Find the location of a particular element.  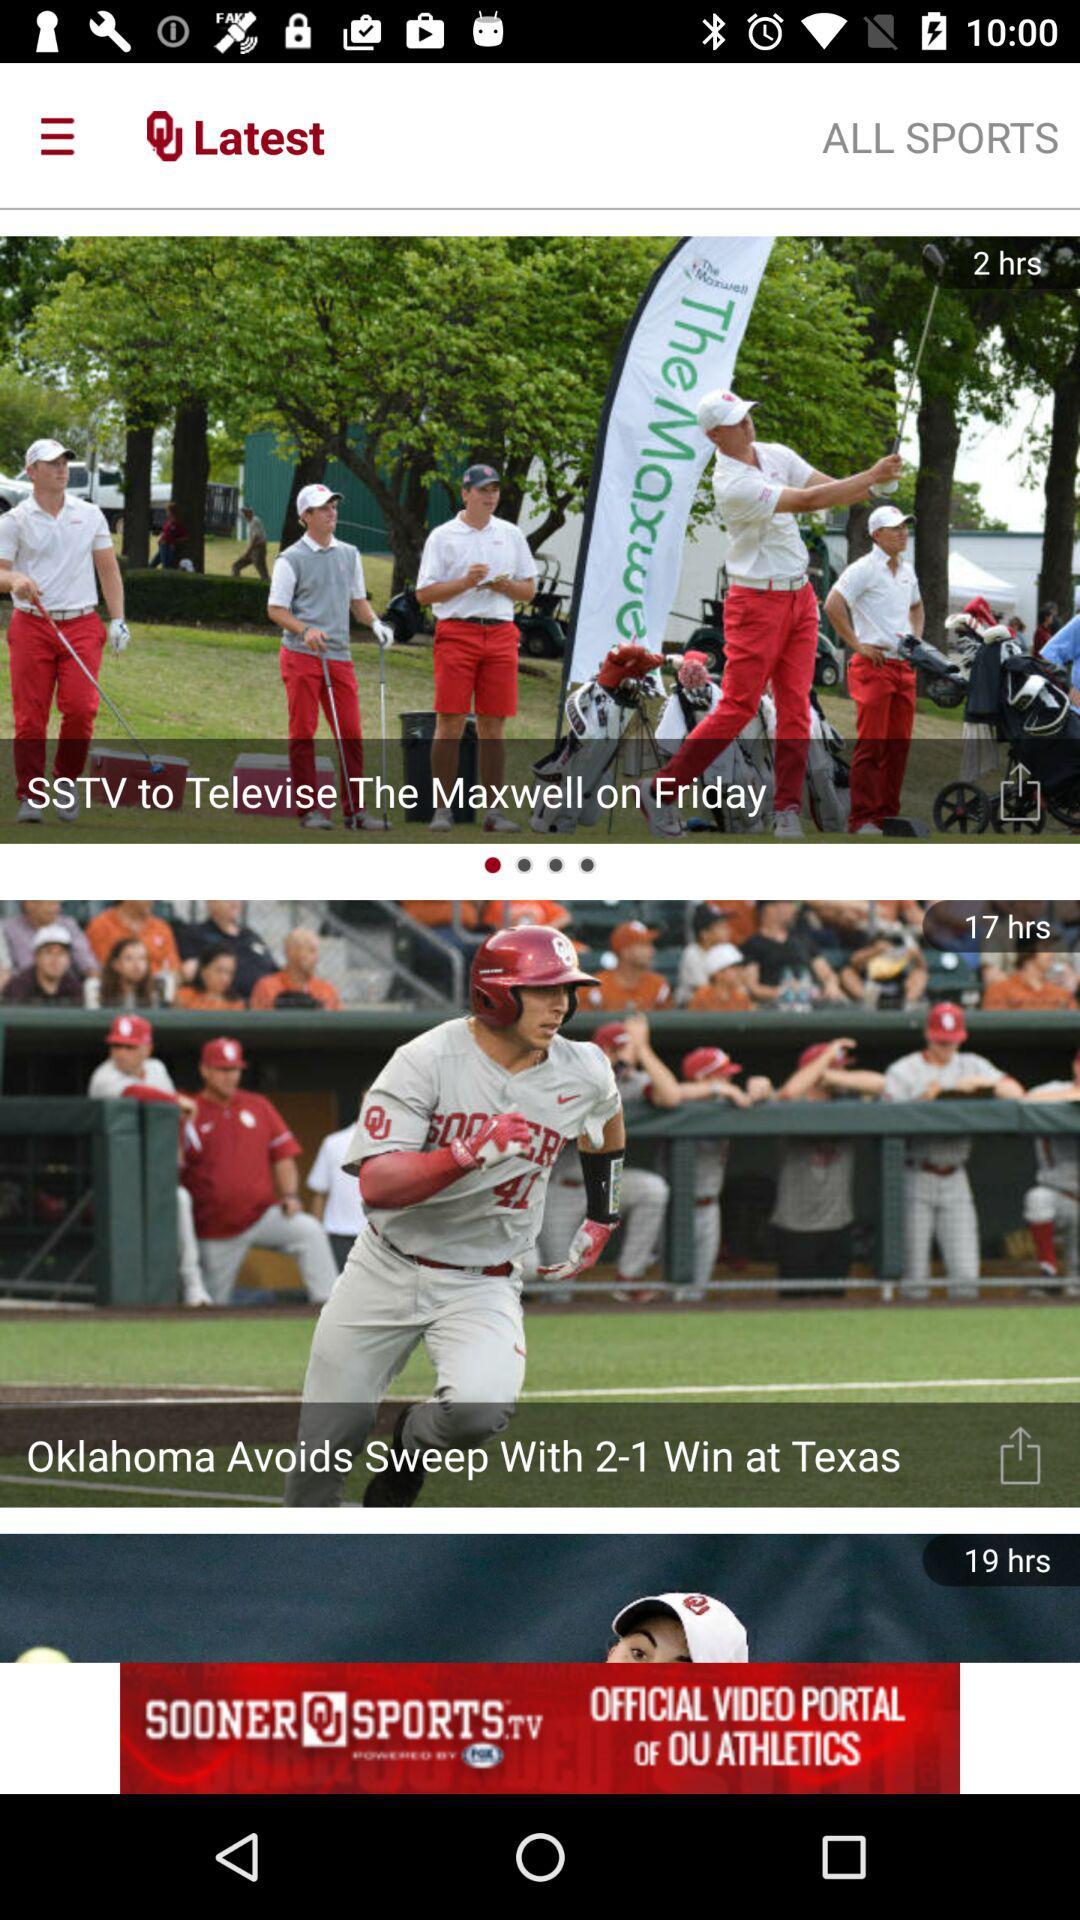

open advertisement is located at coordinates (540, 1727).